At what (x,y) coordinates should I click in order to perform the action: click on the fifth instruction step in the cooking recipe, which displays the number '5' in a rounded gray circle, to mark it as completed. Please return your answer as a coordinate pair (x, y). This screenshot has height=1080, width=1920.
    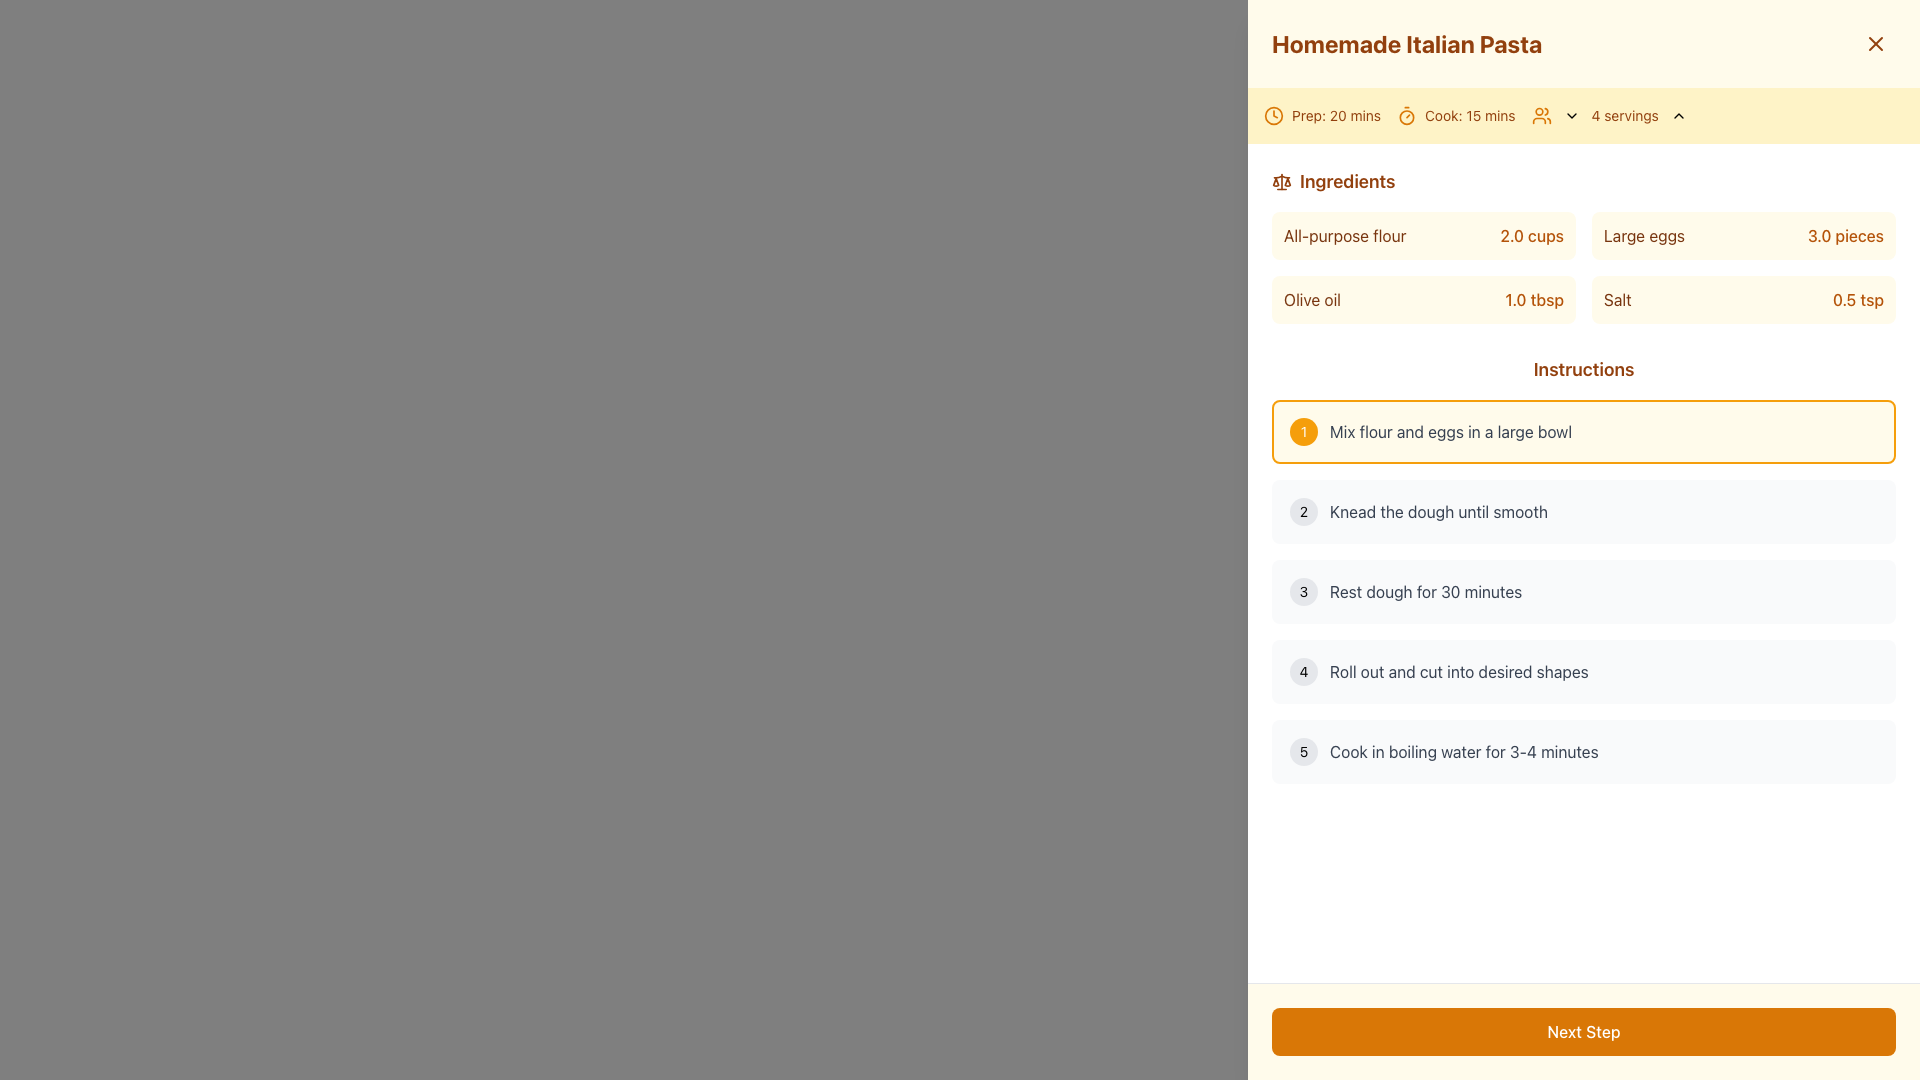
    Looking at the image, I should click on (1583, 752).